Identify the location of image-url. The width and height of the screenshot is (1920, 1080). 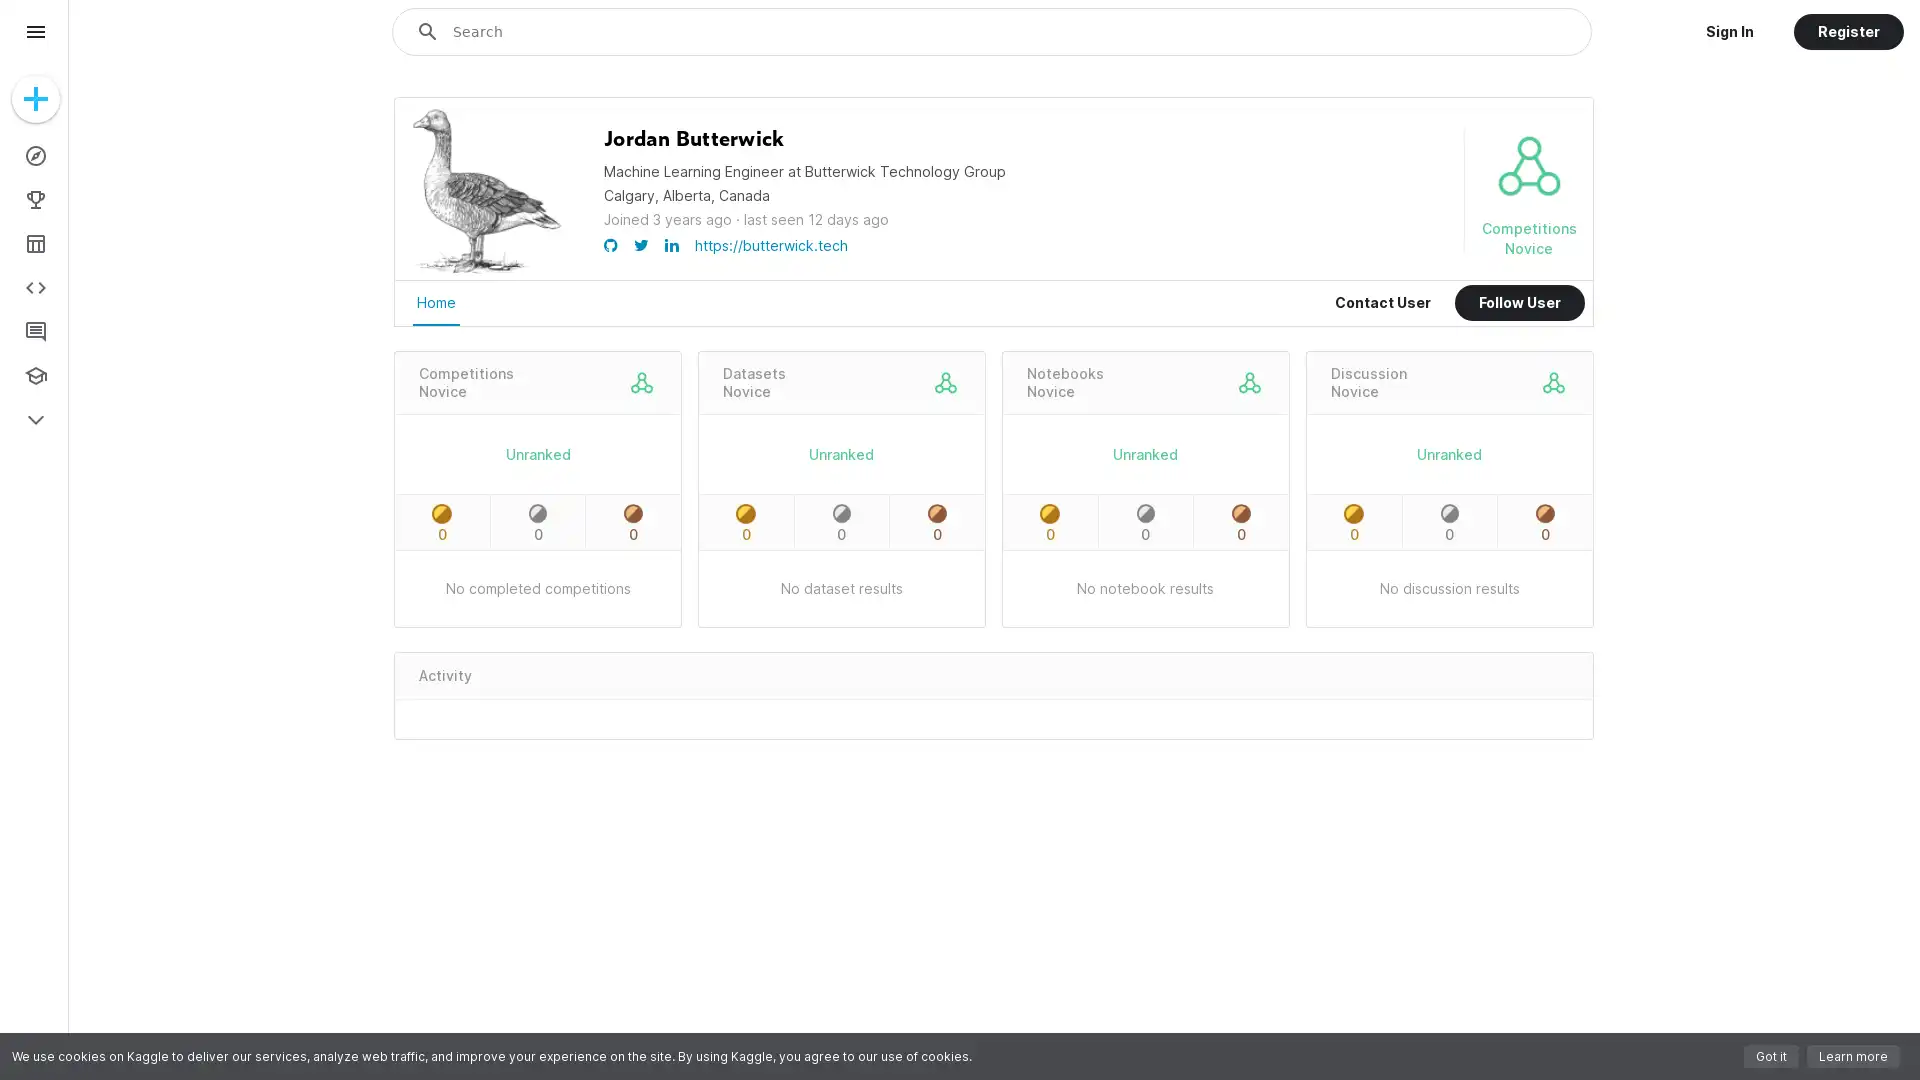
(486, 272).